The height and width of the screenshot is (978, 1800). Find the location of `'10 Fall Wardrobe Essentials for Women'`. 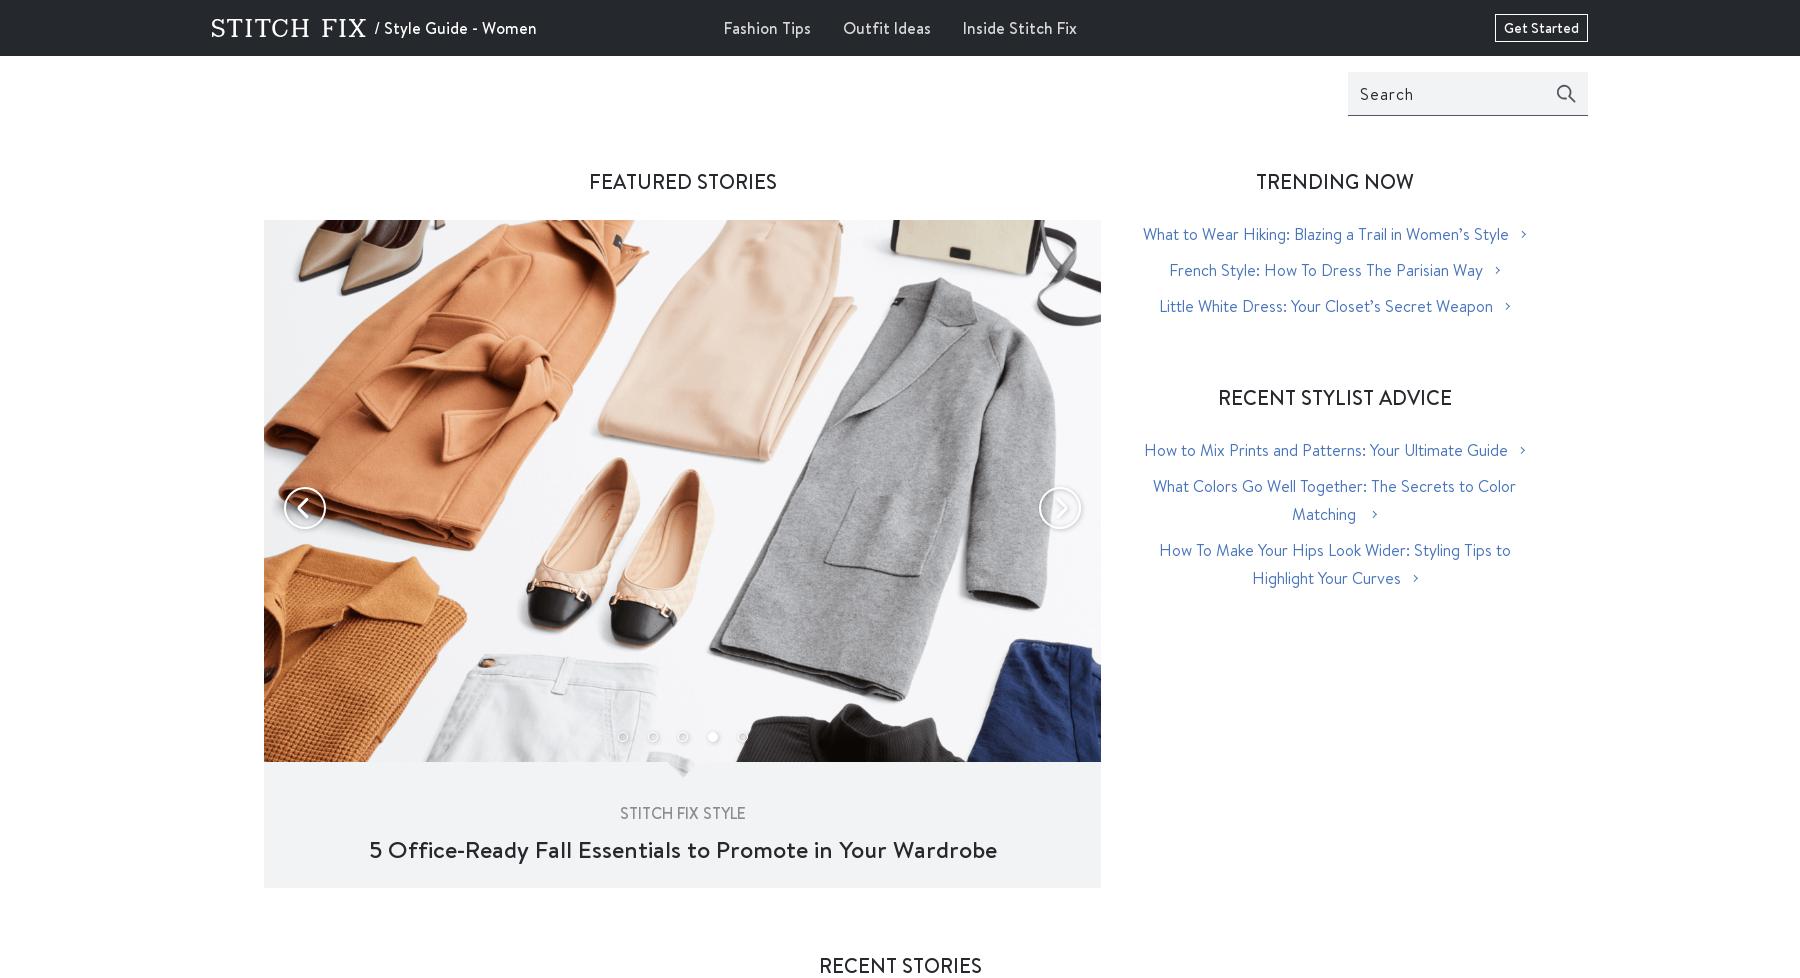

'10 Fall Wardrobe Essentials for Women' is located at coordinates (681, 847).